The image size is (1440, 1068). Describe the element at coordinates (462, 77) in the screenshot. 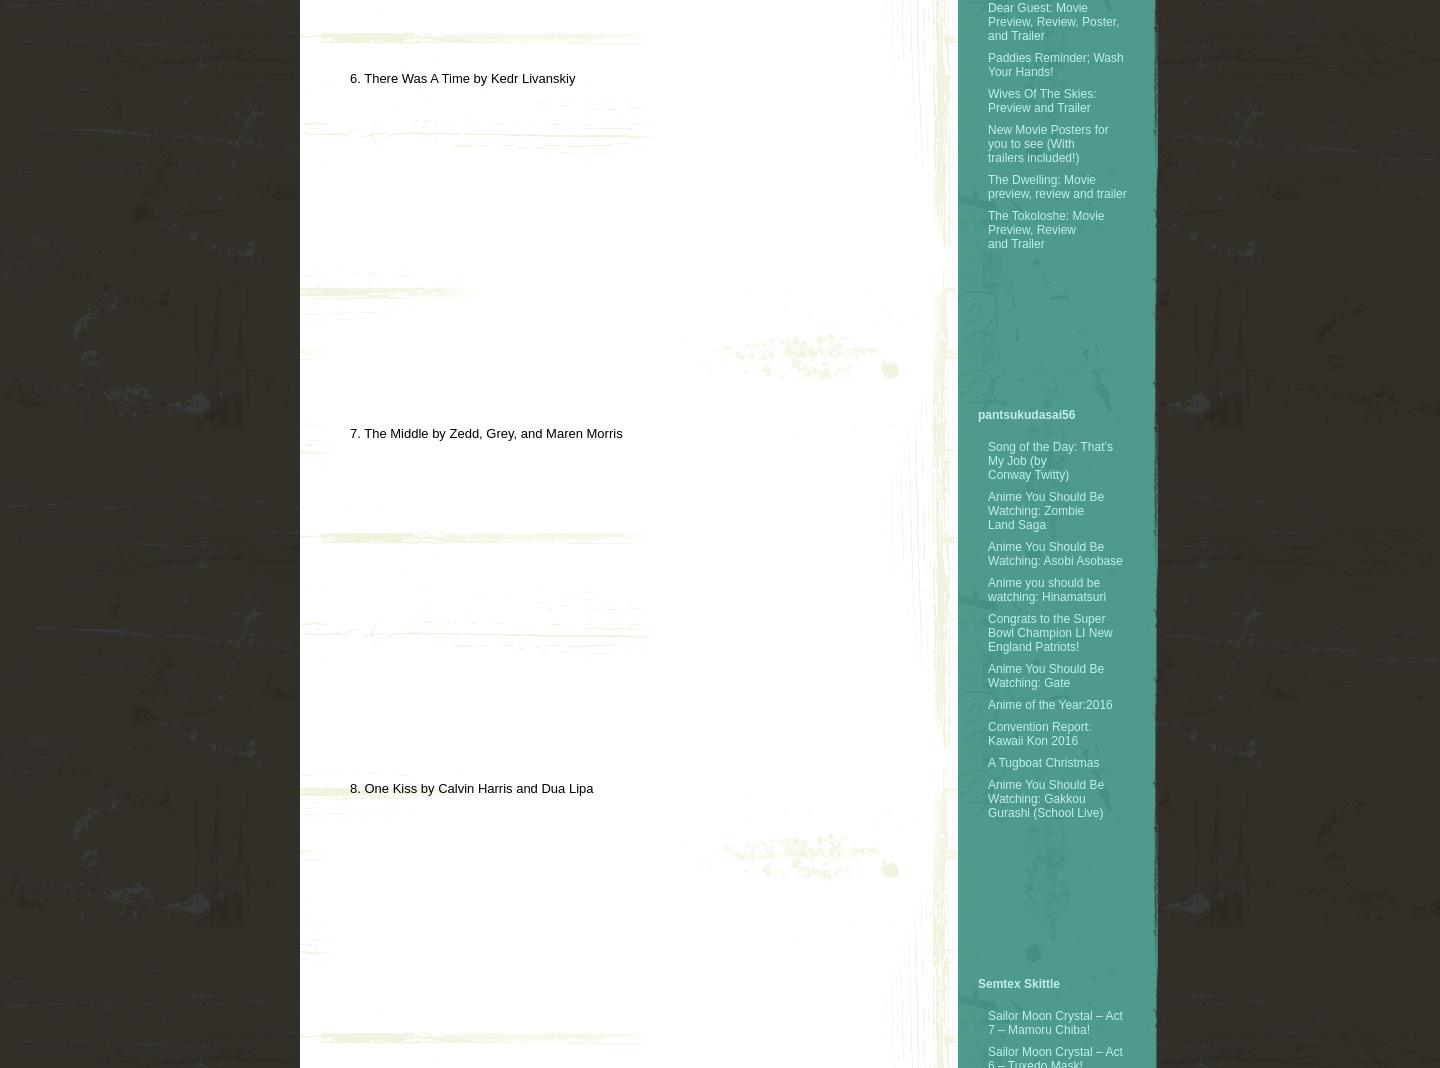

I see `'6. There Was A Time by Kedr Livanskiy'` at that location.